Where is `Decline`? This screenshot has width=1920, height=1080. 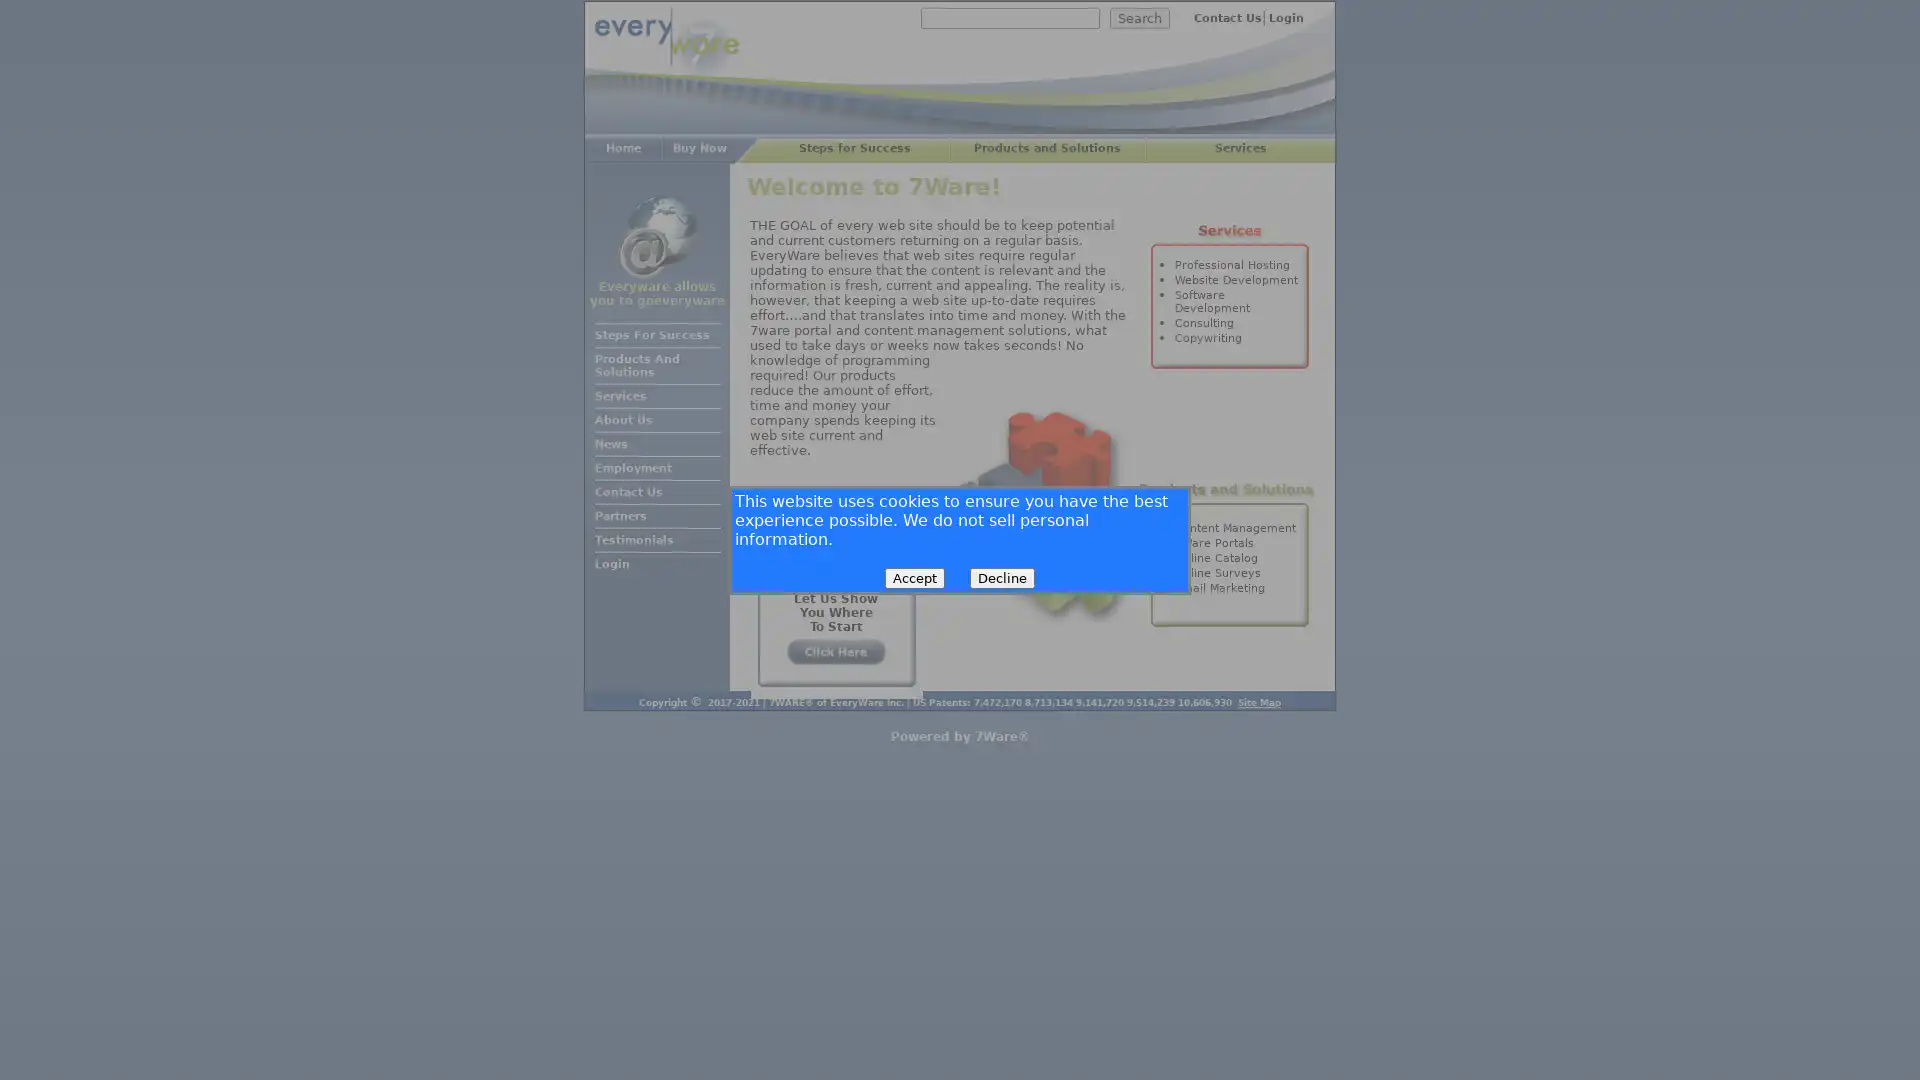 Decline is located at coordinates (1002, 577).